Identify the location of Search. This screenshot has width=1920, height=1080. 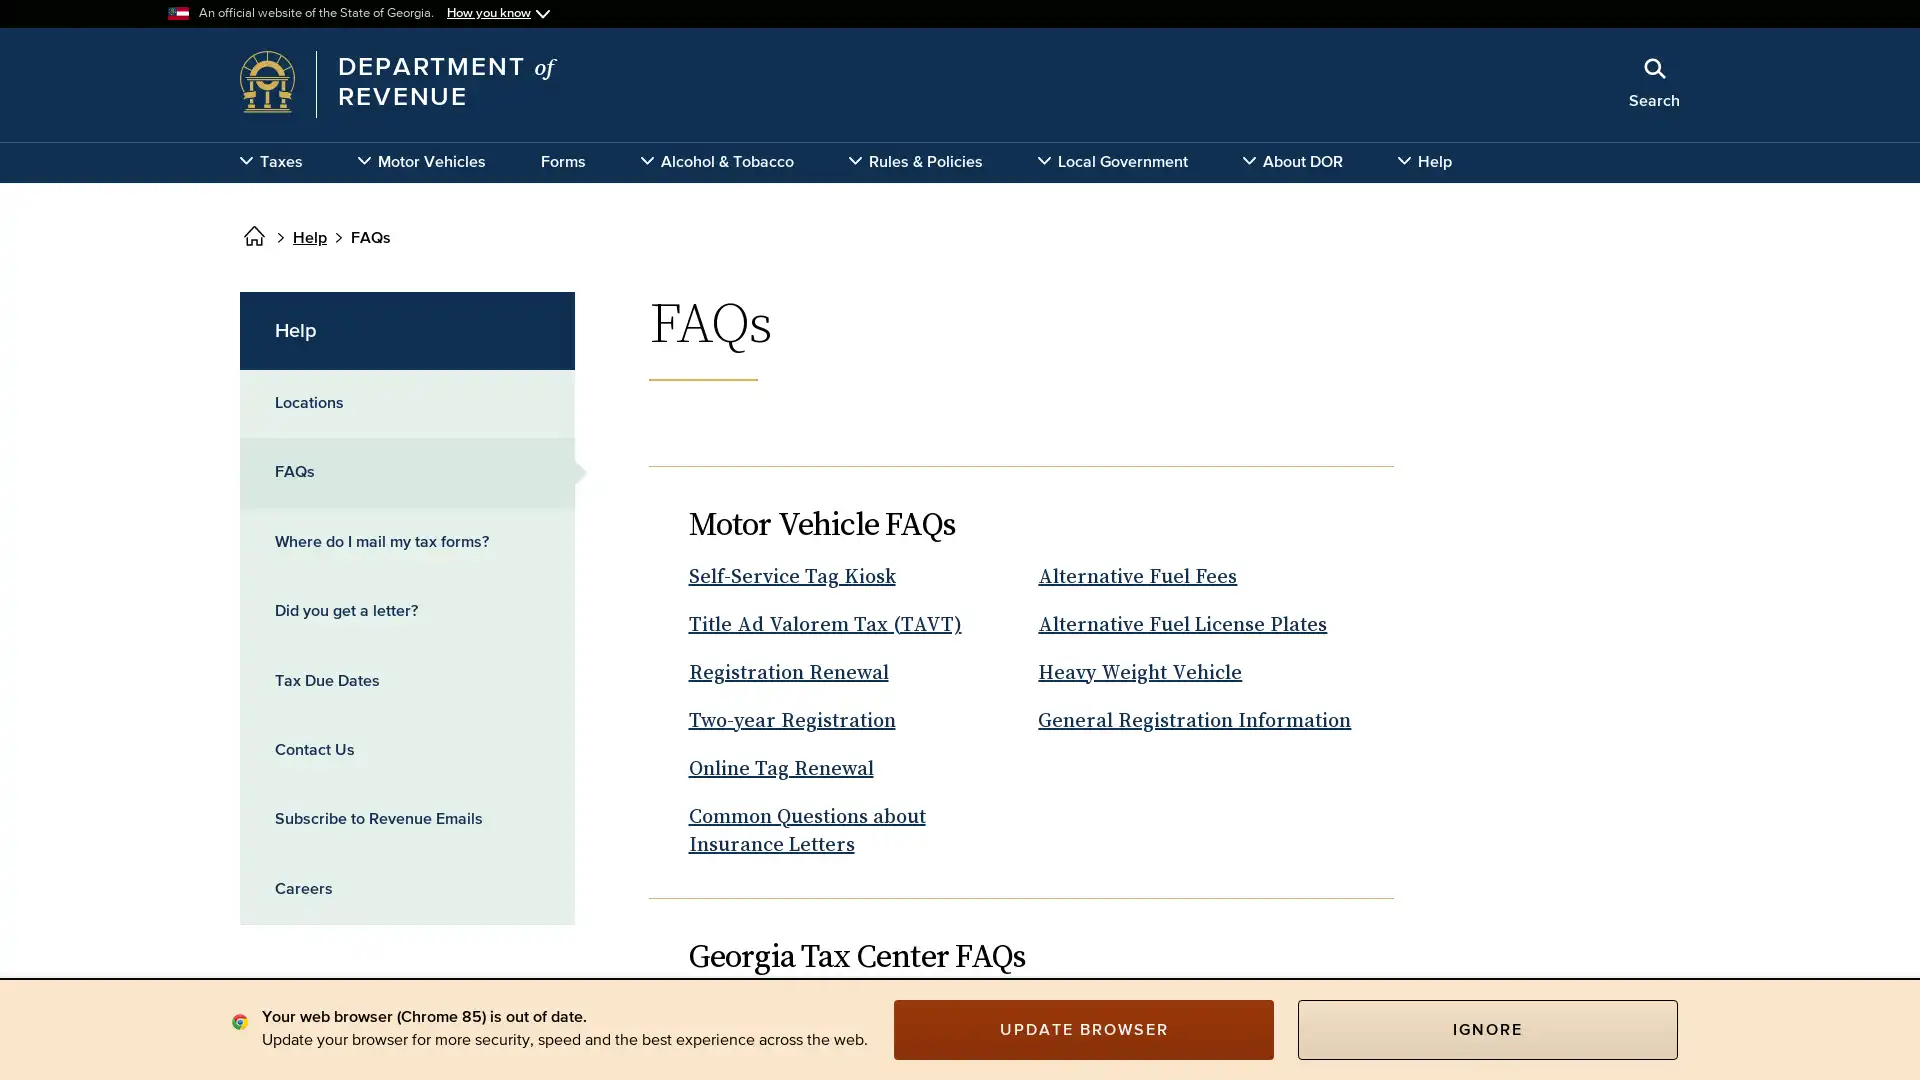
(1573, 281).